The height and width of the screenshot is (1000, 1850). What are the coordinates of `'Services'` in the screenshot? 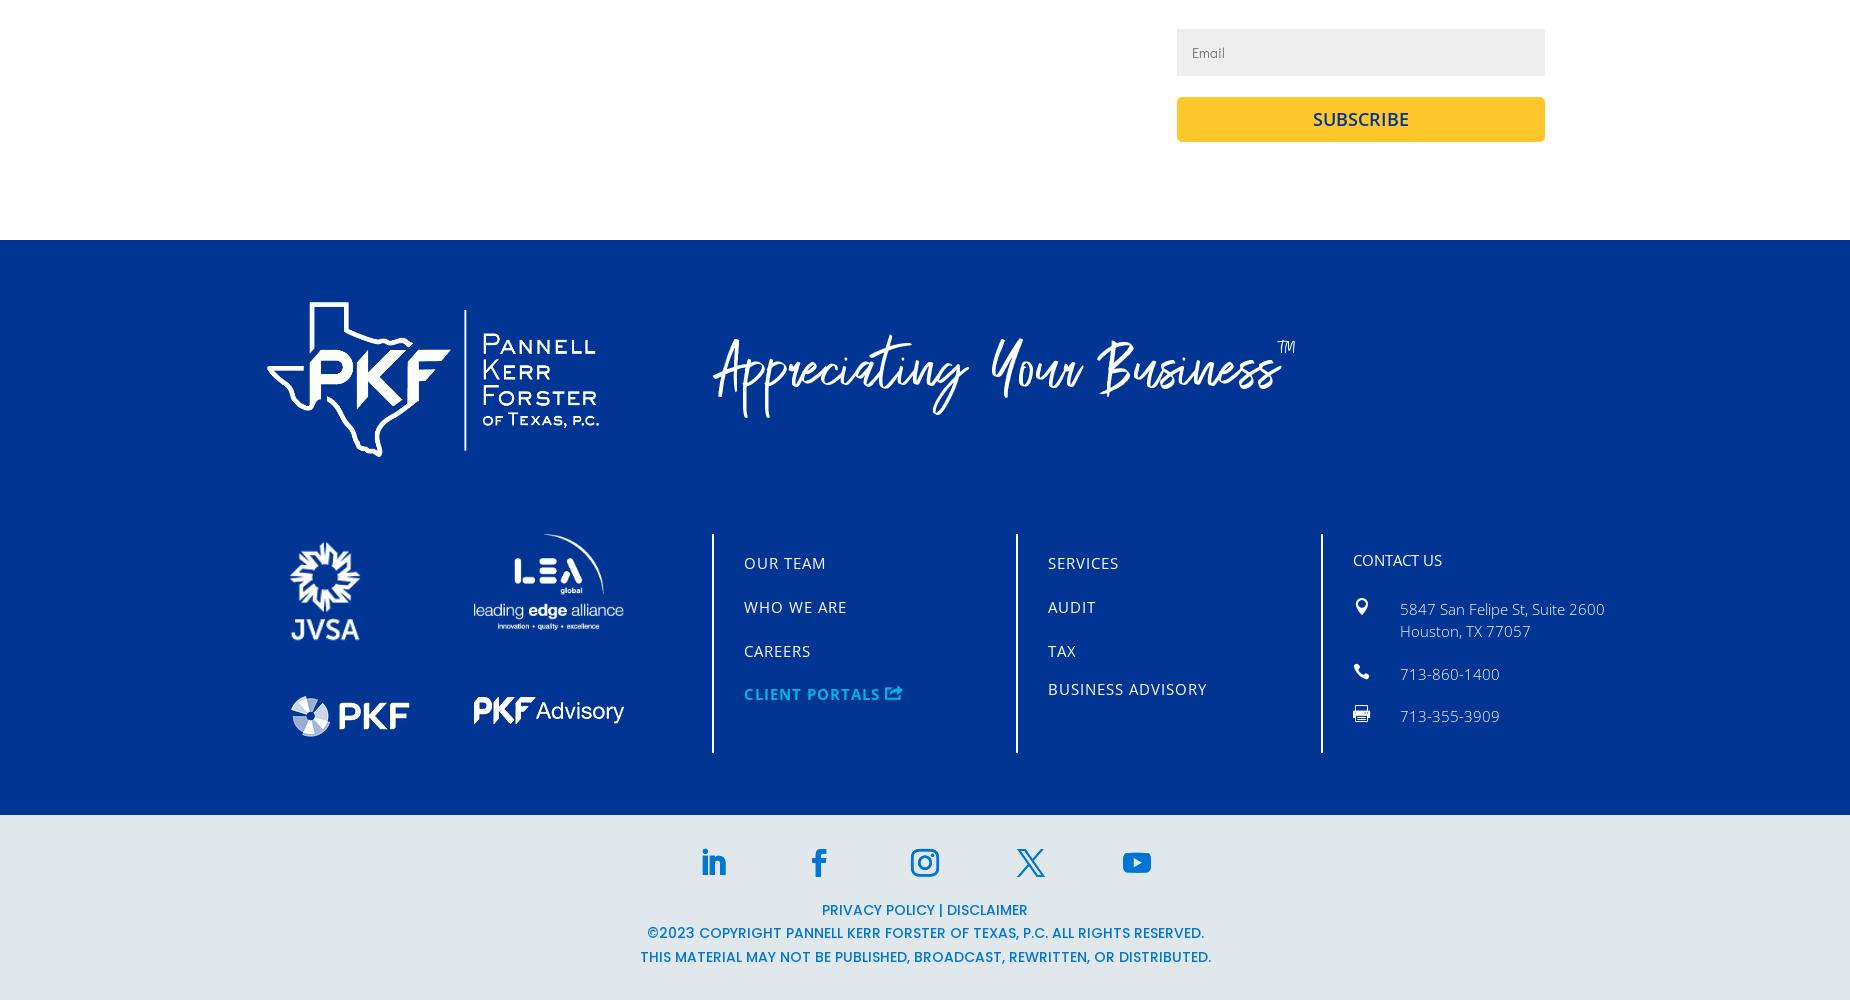 It's located at (1082, 562).